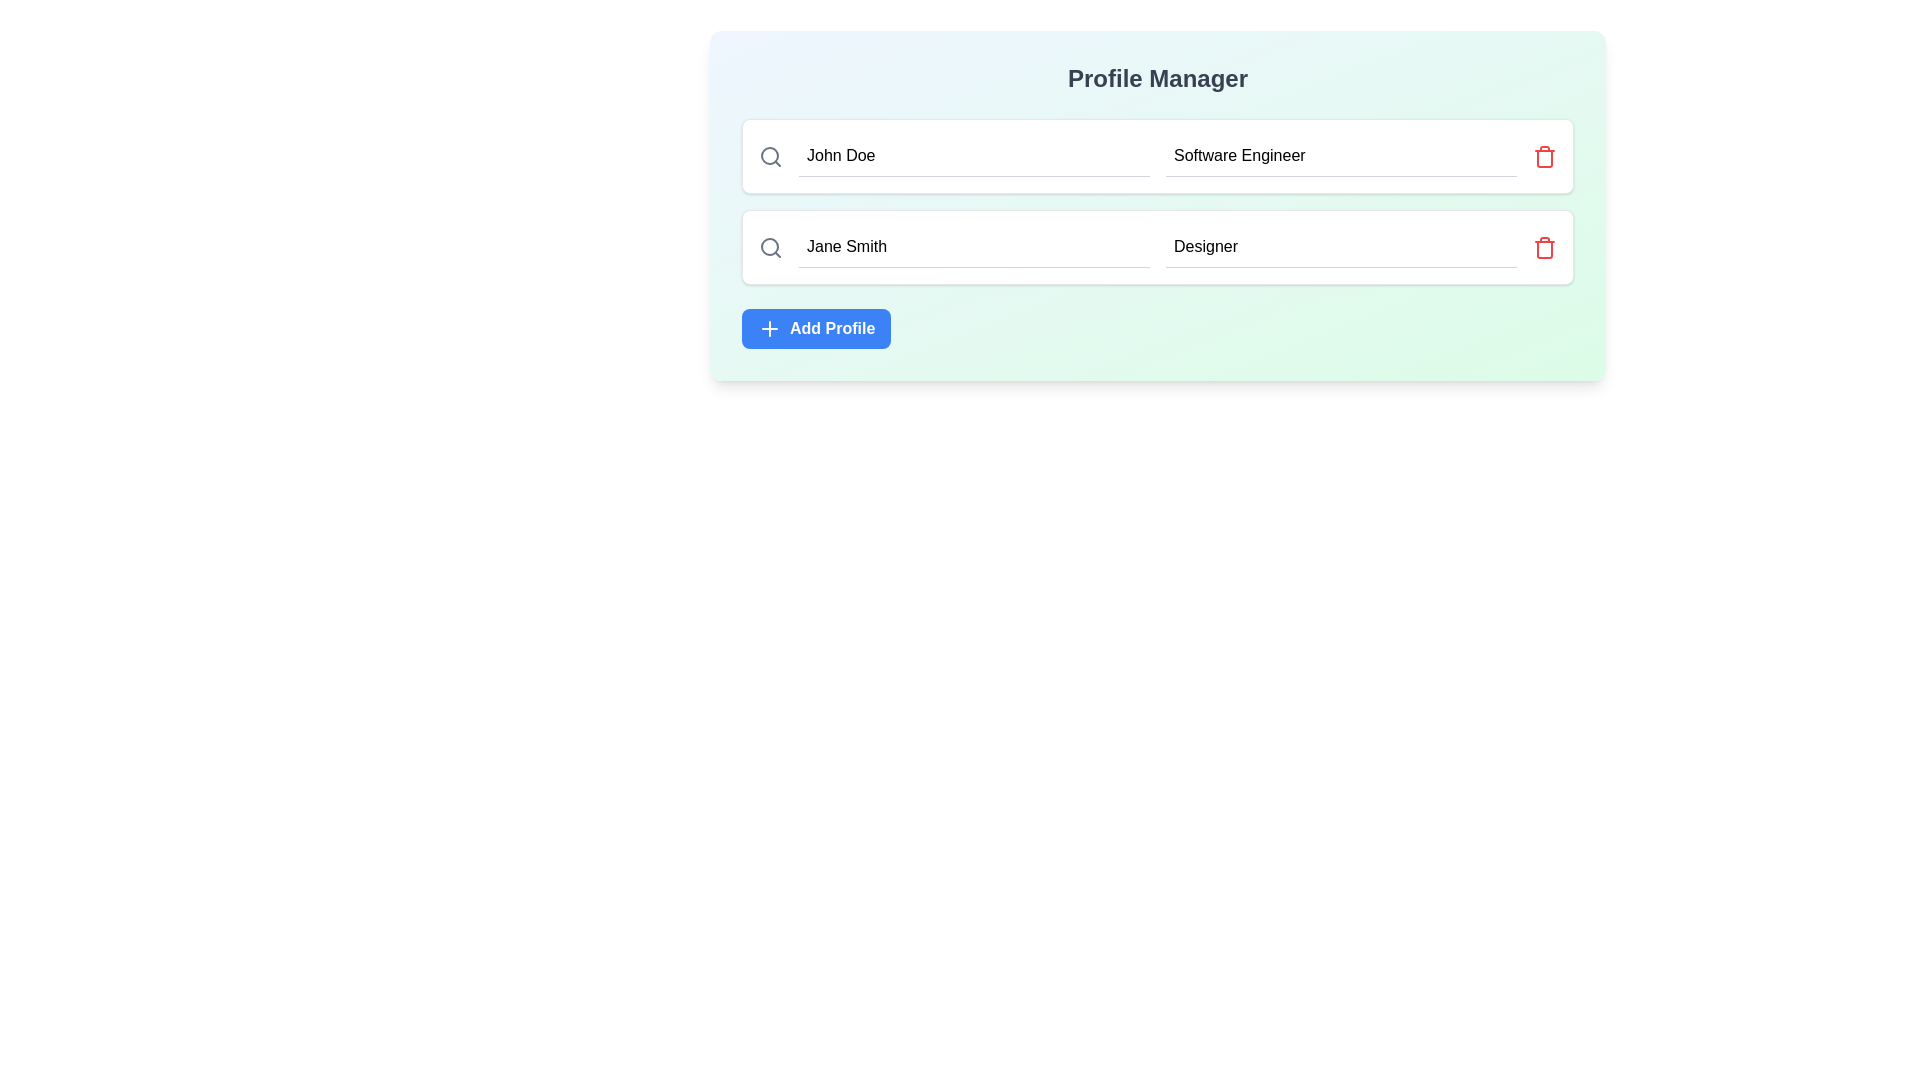  I want to click on the plus icon located at the leftmost segment of the 'Add Profile' button, so click(768, 327).